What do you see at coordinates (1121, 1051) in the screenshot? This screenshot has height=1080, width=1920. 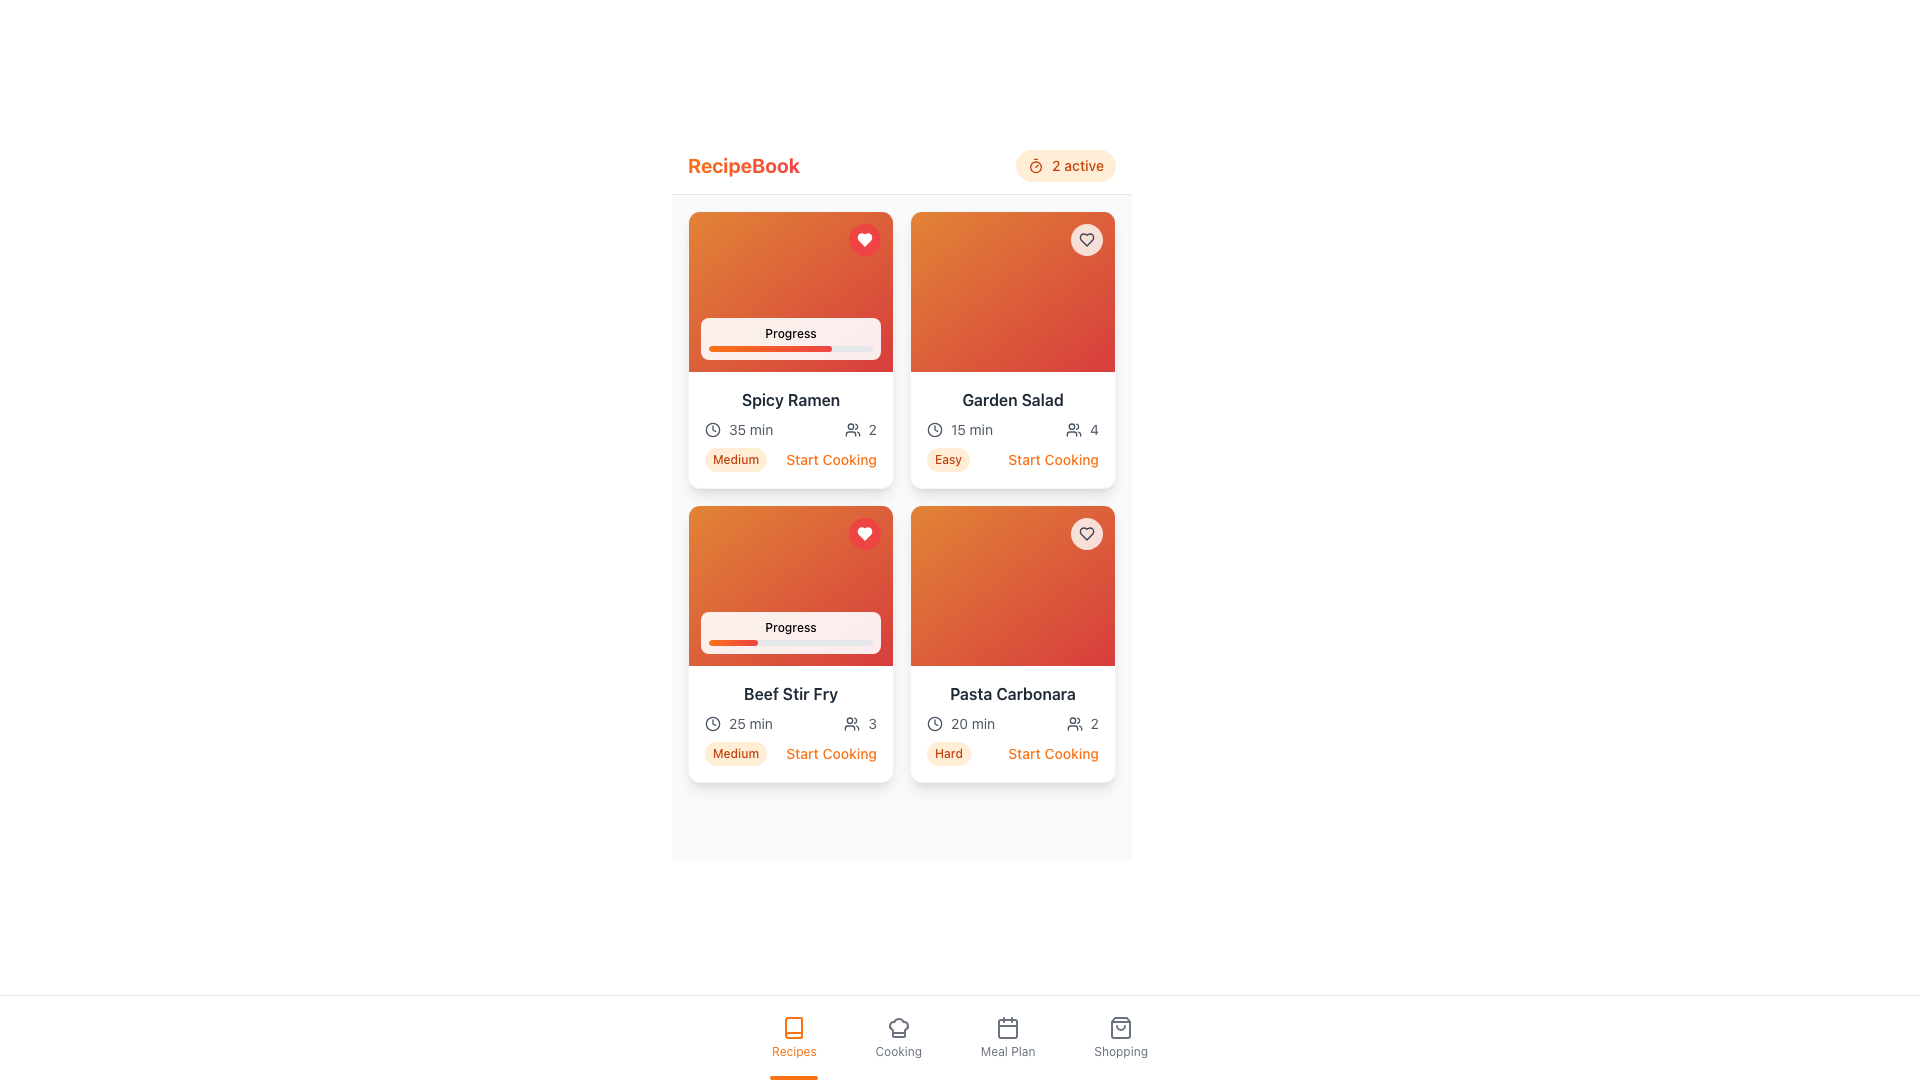 I see `the 'Shopping' text label located at the bottom navigation bar, which is the fourth item from the left, below the shopping bag icon` at bounding box center [1121, 1051].